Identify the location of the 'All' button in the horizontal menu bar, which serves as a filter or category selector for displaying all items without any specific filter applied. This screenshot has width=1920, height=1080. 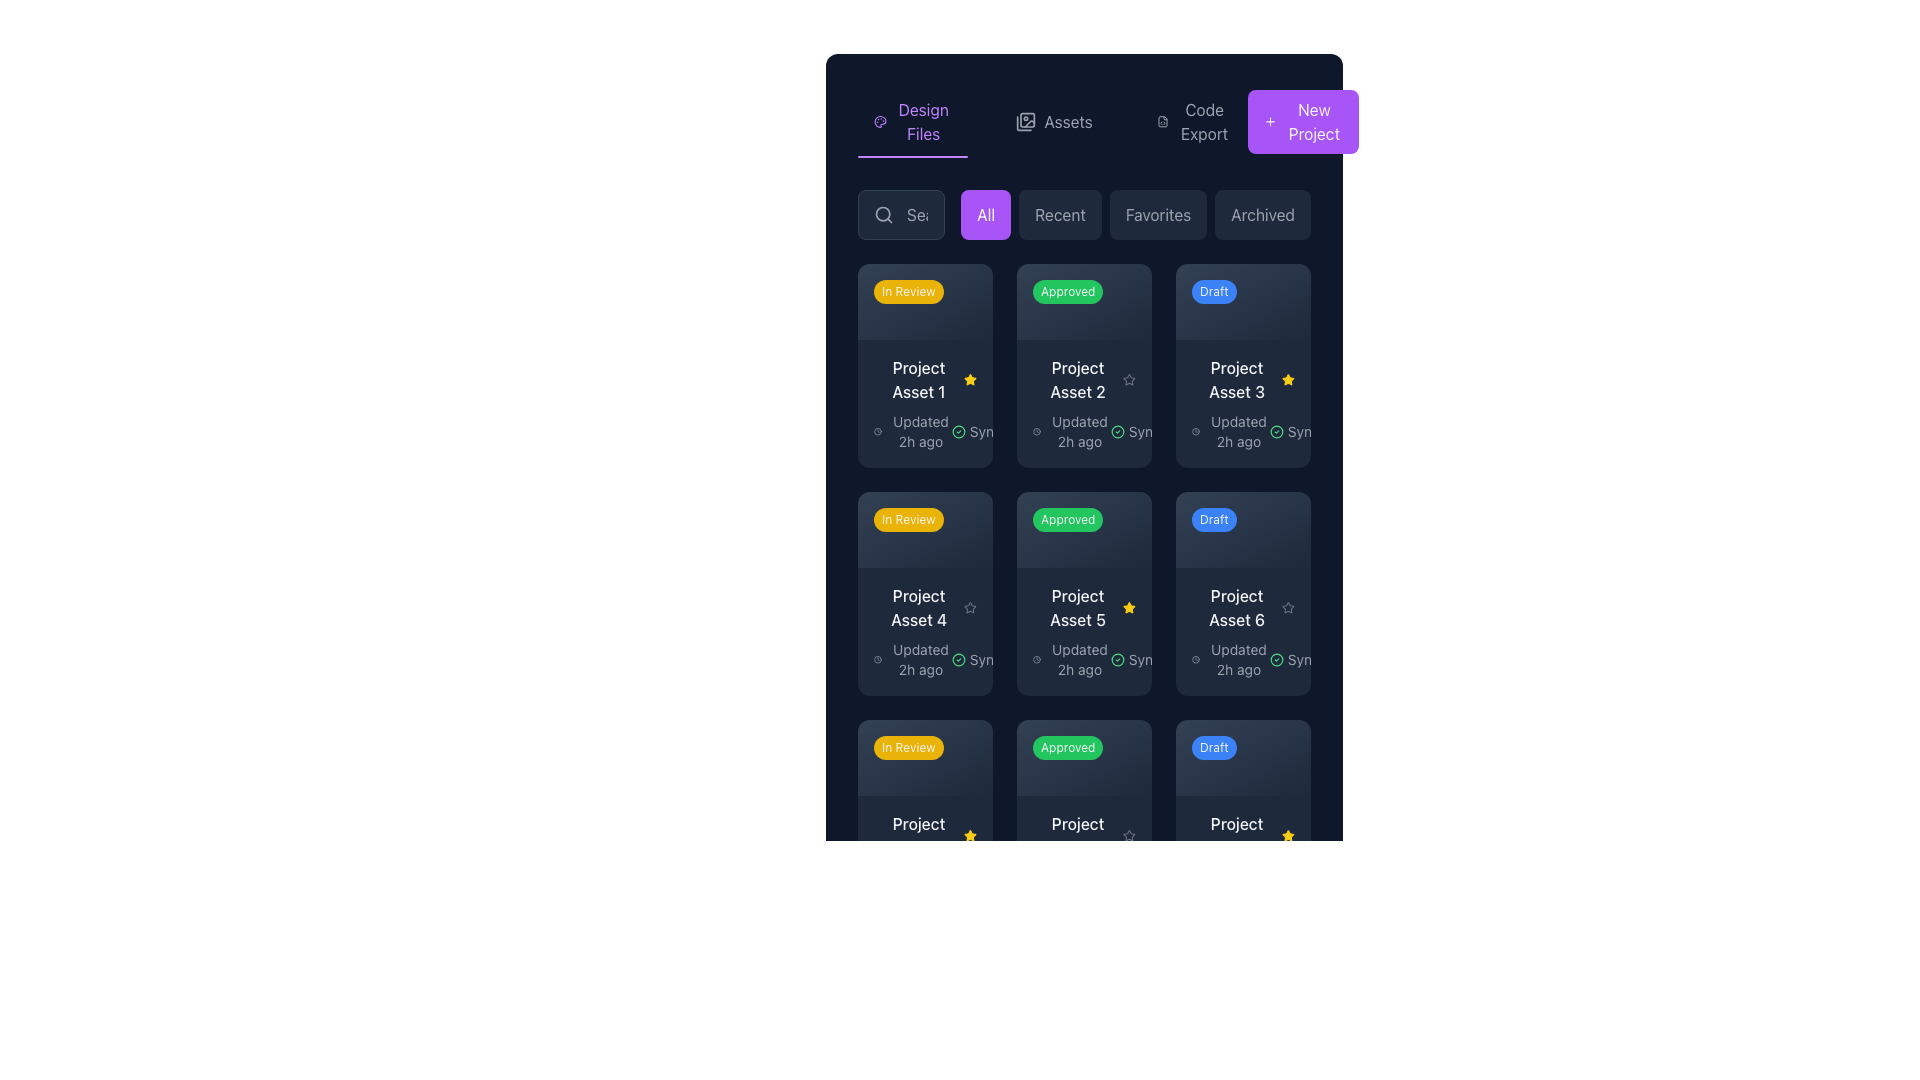
(986, 215).